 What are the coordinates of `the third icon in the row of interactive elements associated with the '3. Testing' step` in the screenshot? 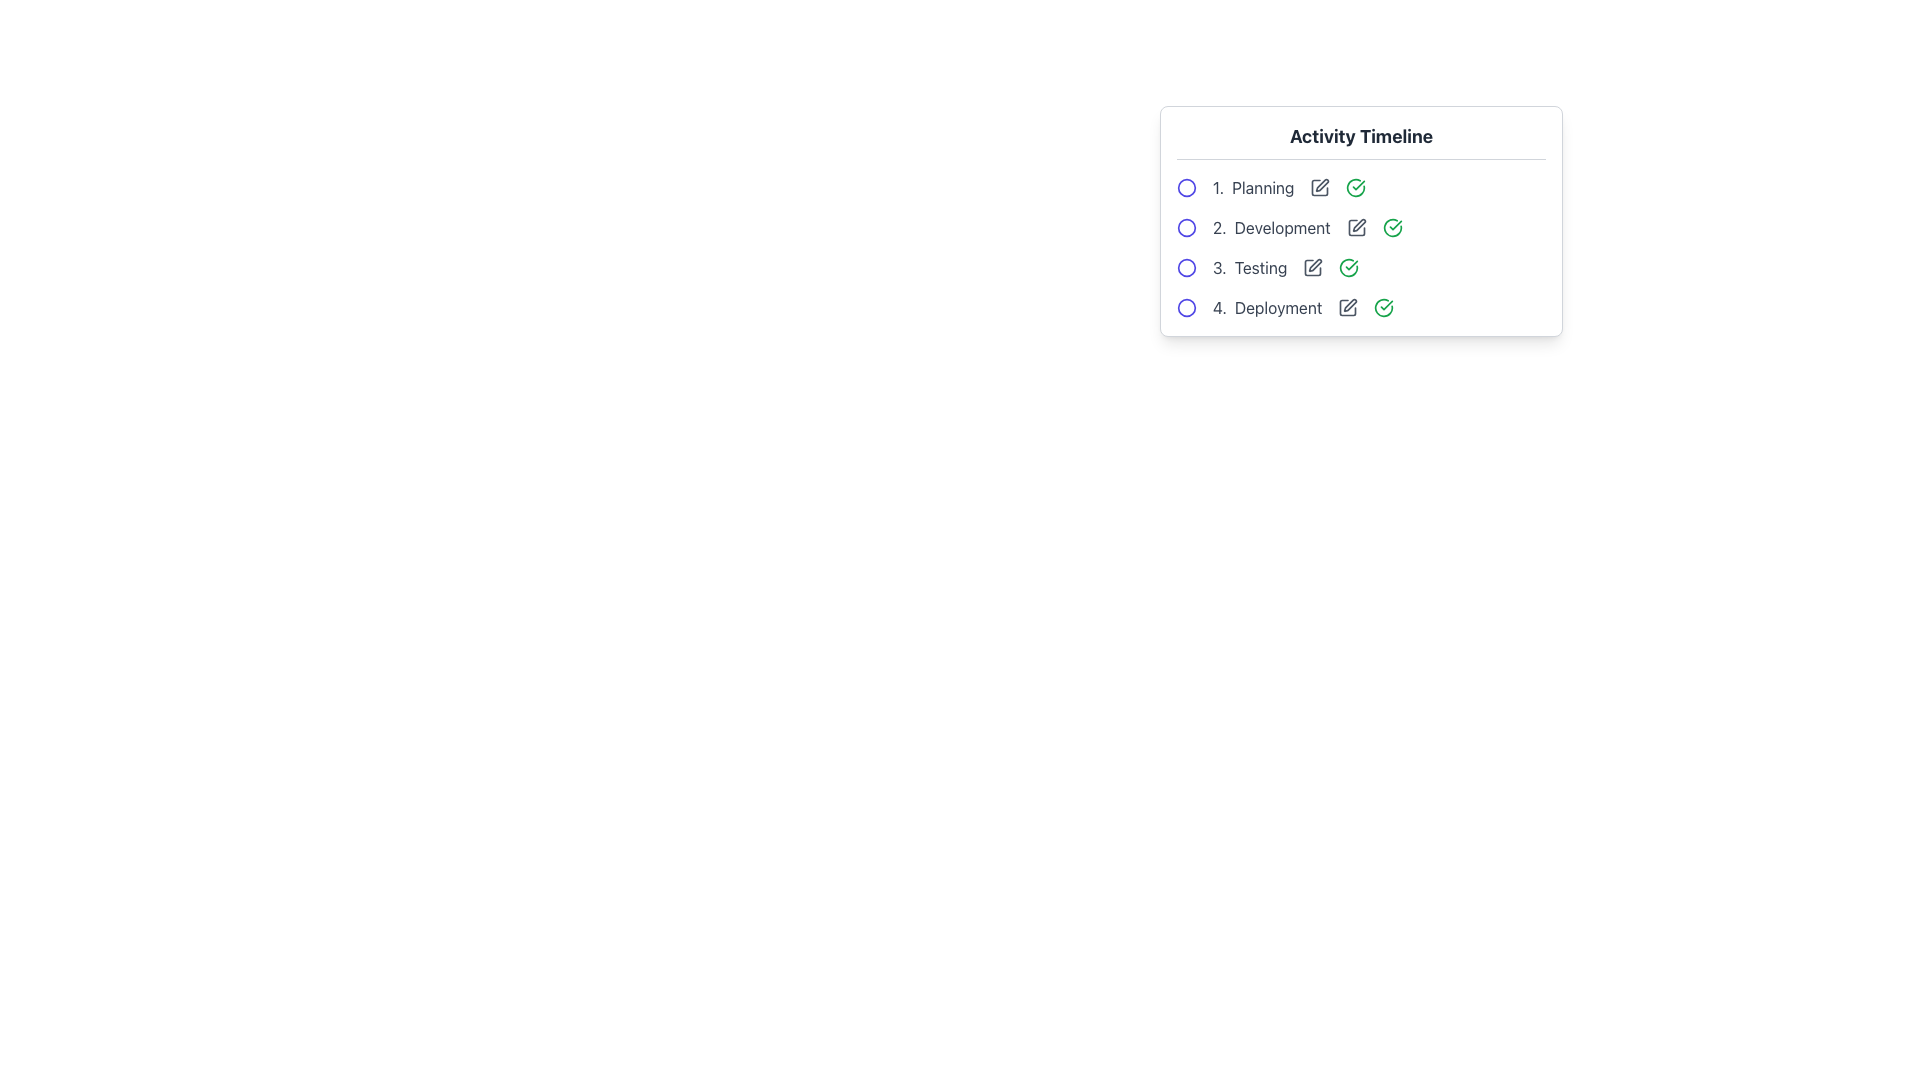 It's located at (1313, 266).